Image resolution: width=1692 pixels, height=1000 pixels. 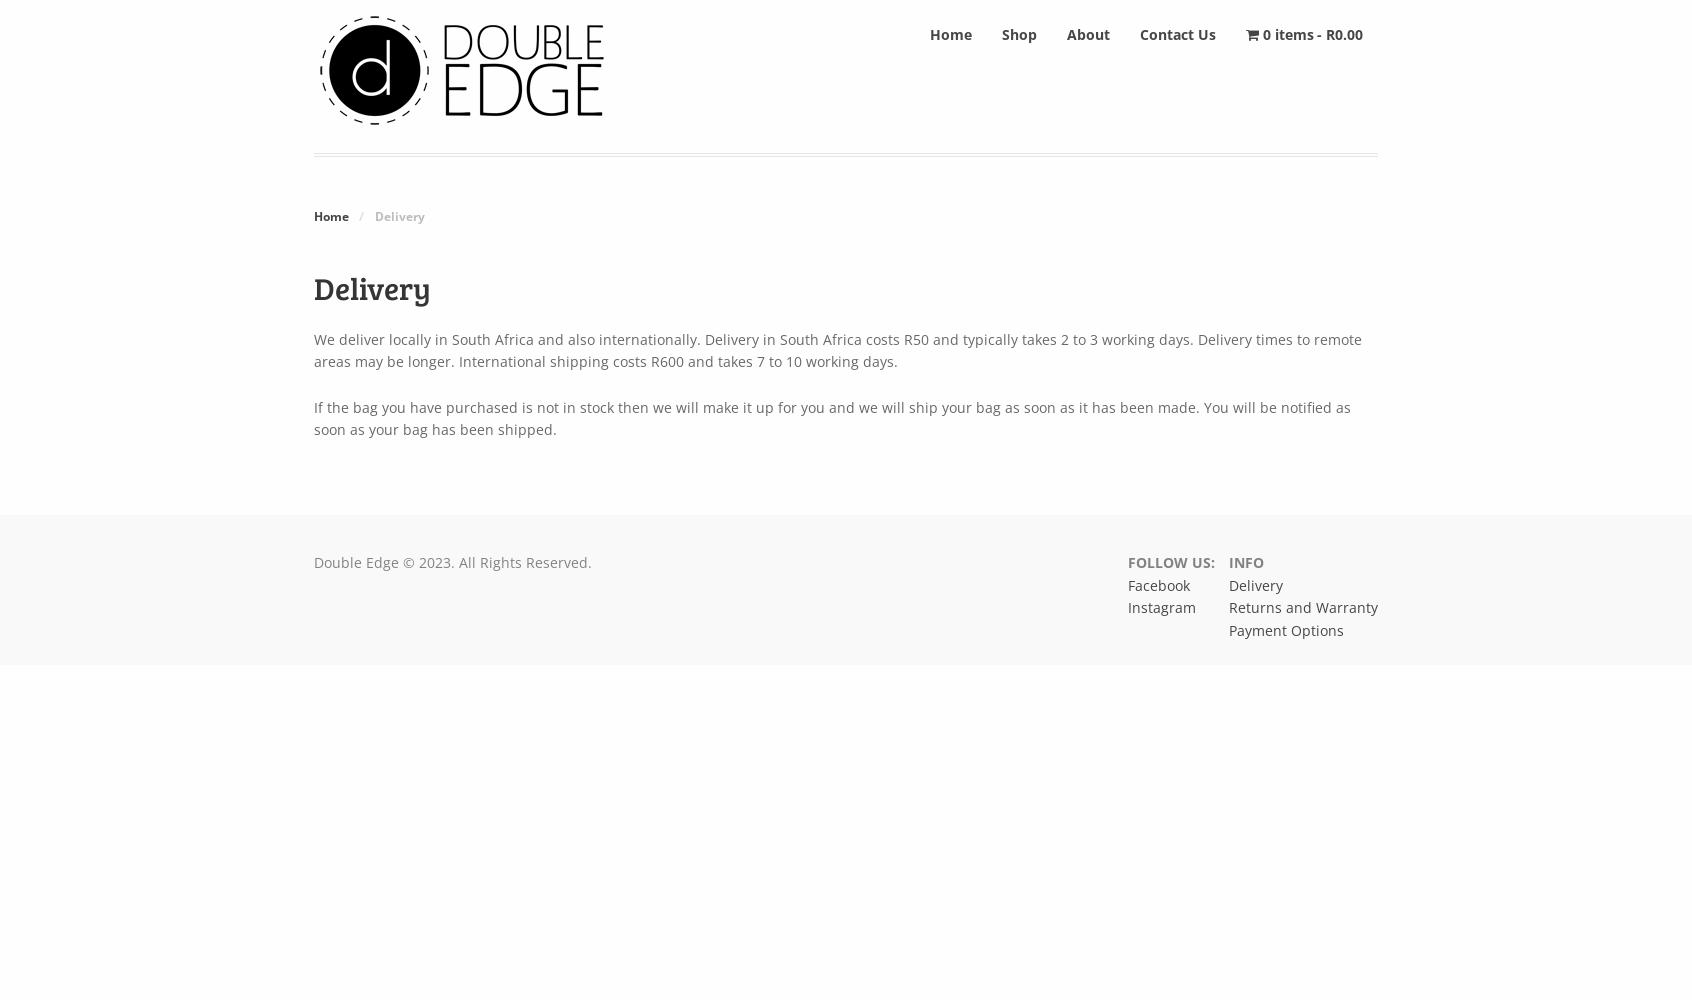 What do you see at coordinates (1343, 33) in the screenshot?
I see `'R0.00'` at bounding box center [1343, 33].